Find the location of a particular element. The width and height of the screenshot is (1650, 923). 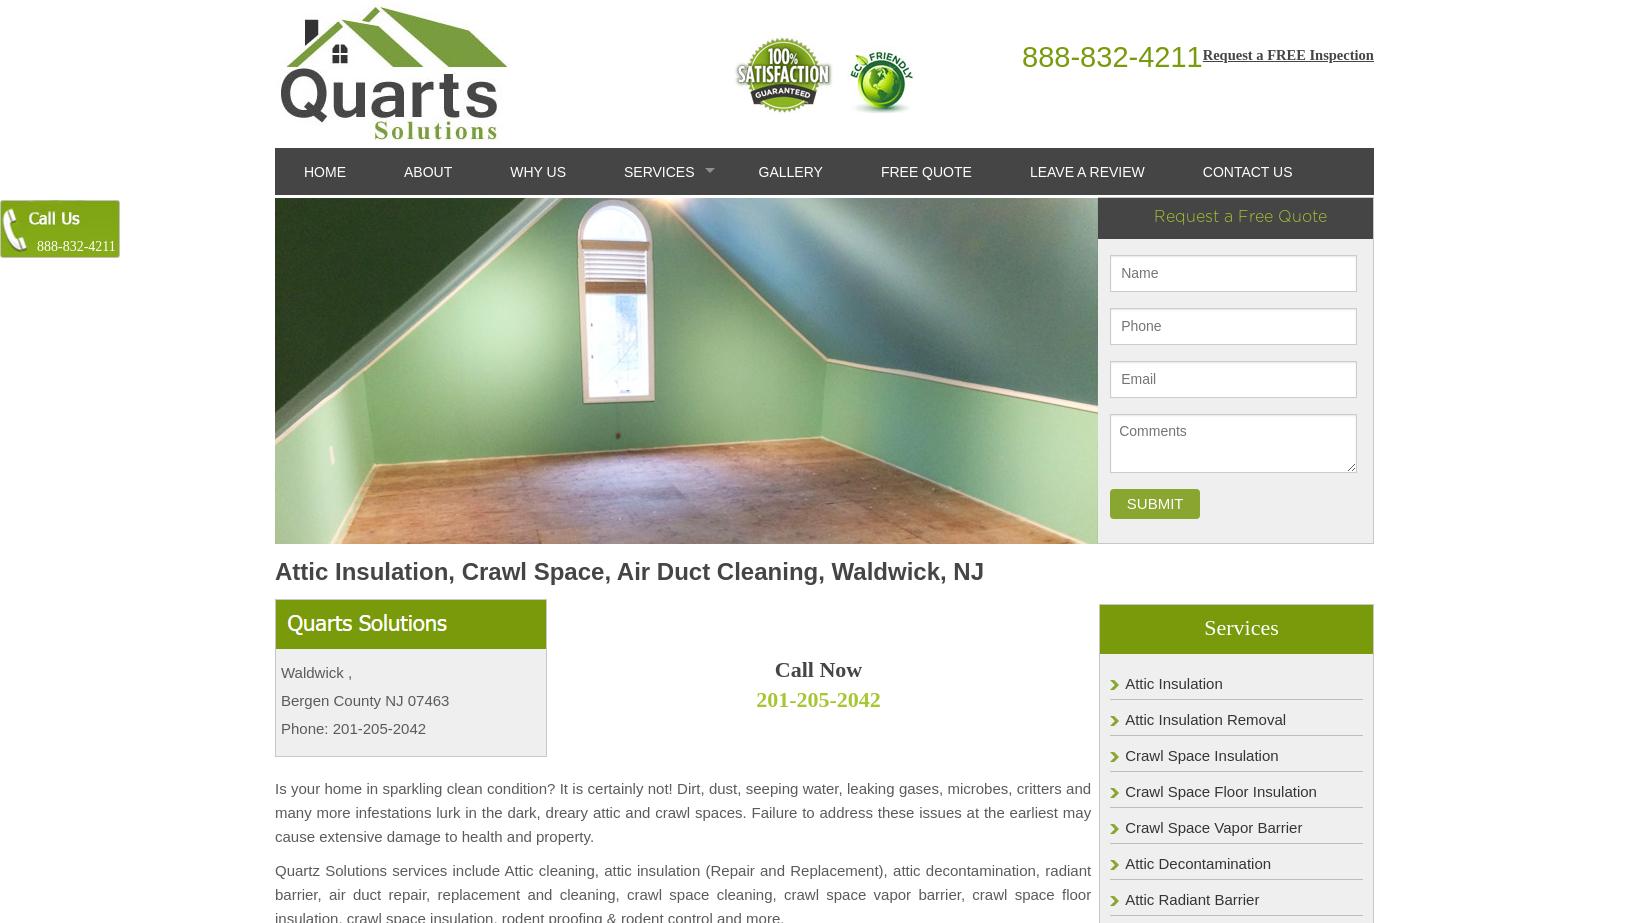

'Services' is located at coordinates (1239, 625).